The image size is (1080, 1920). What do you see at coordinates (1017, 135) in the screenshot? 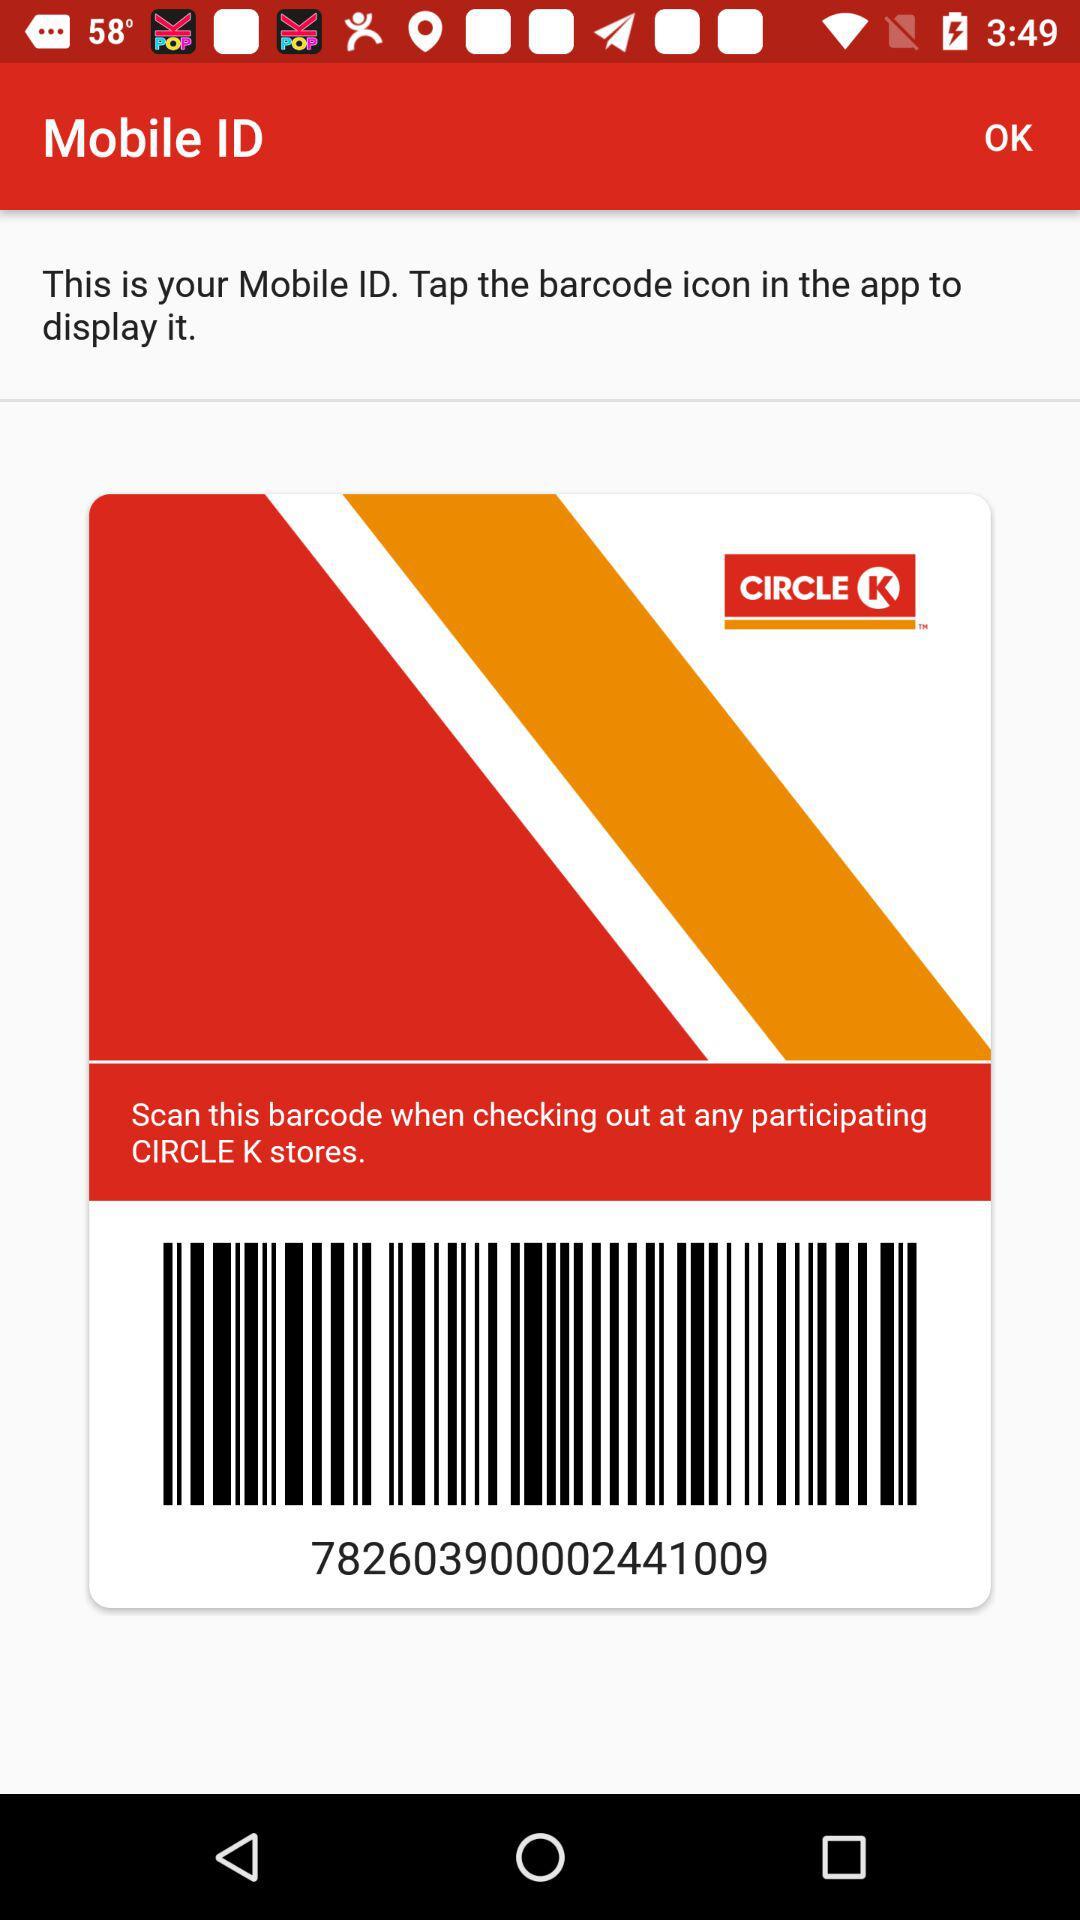
I see `item next to mobile id icon` at bounding box center [1017, 135].